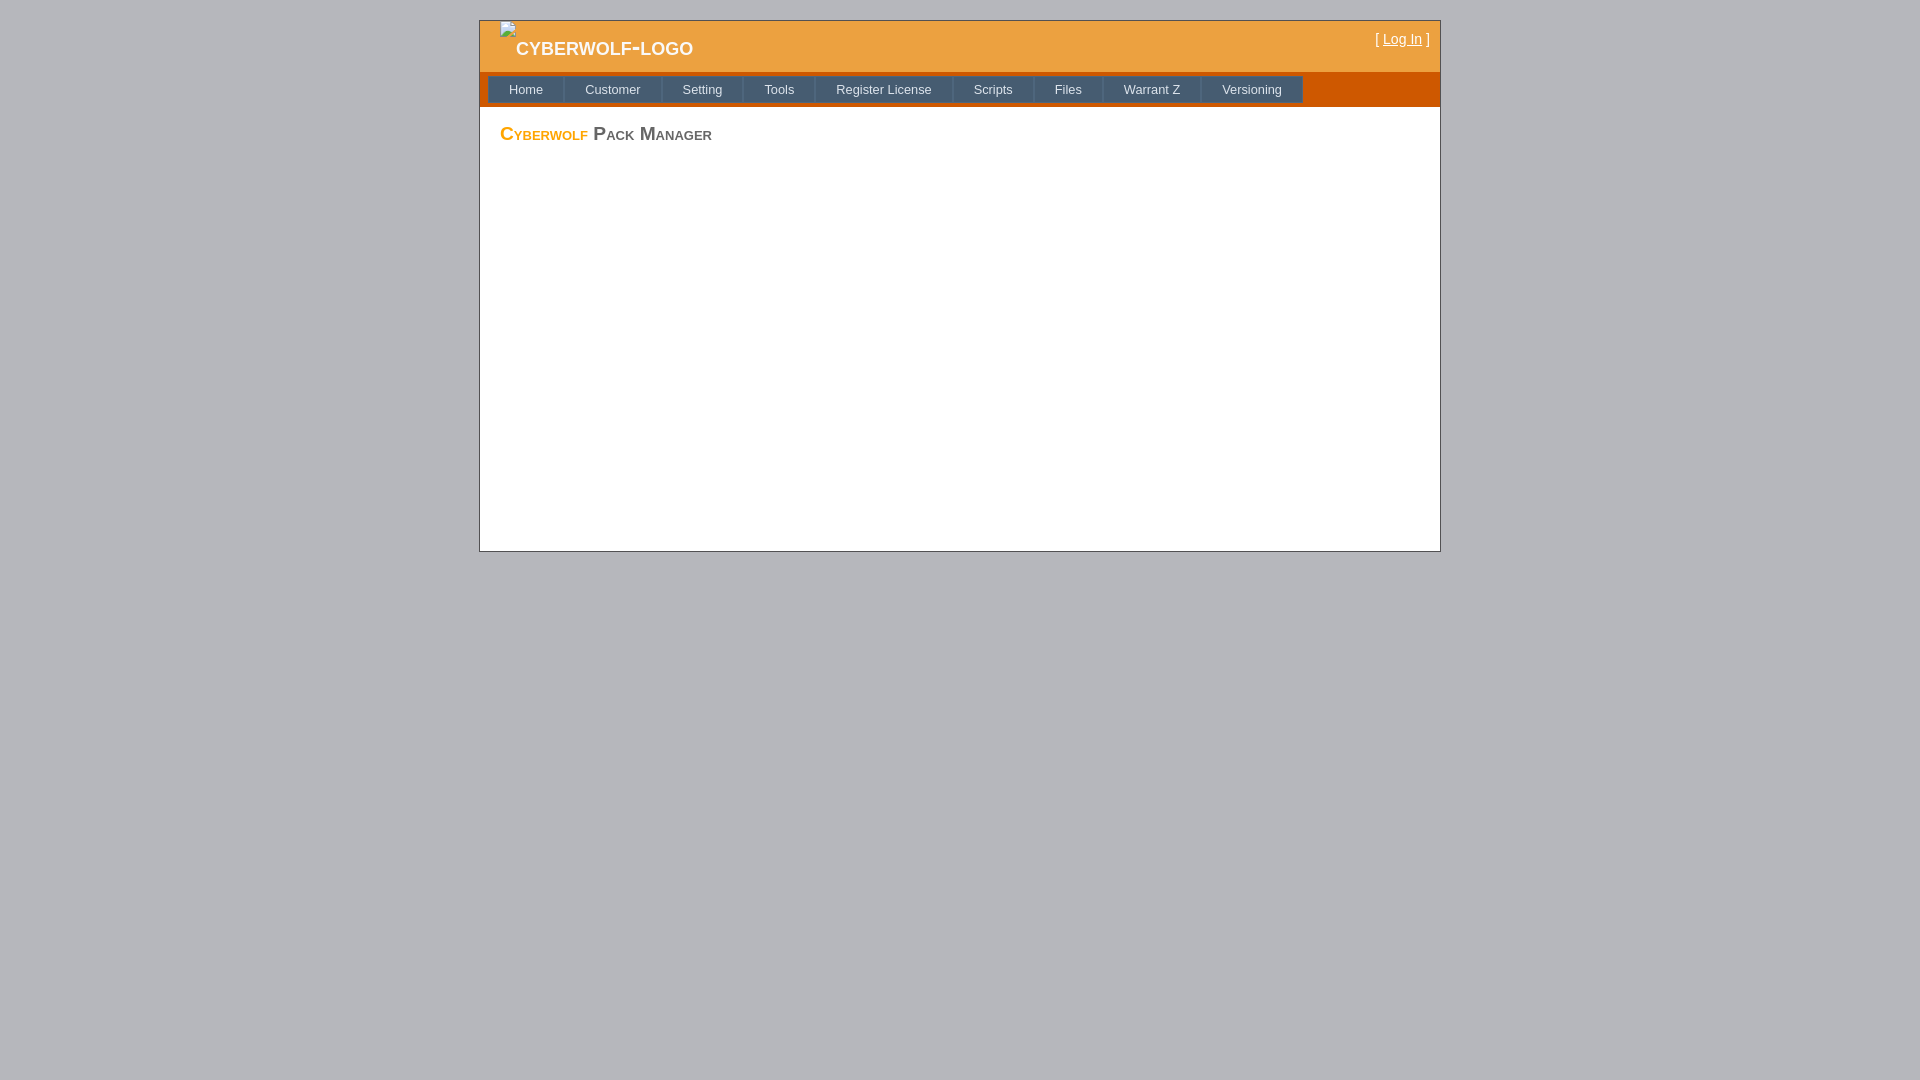 The height and width of the screenshot is (1080, 1920). I want to click on 'Versioning', so click(1251, 88).